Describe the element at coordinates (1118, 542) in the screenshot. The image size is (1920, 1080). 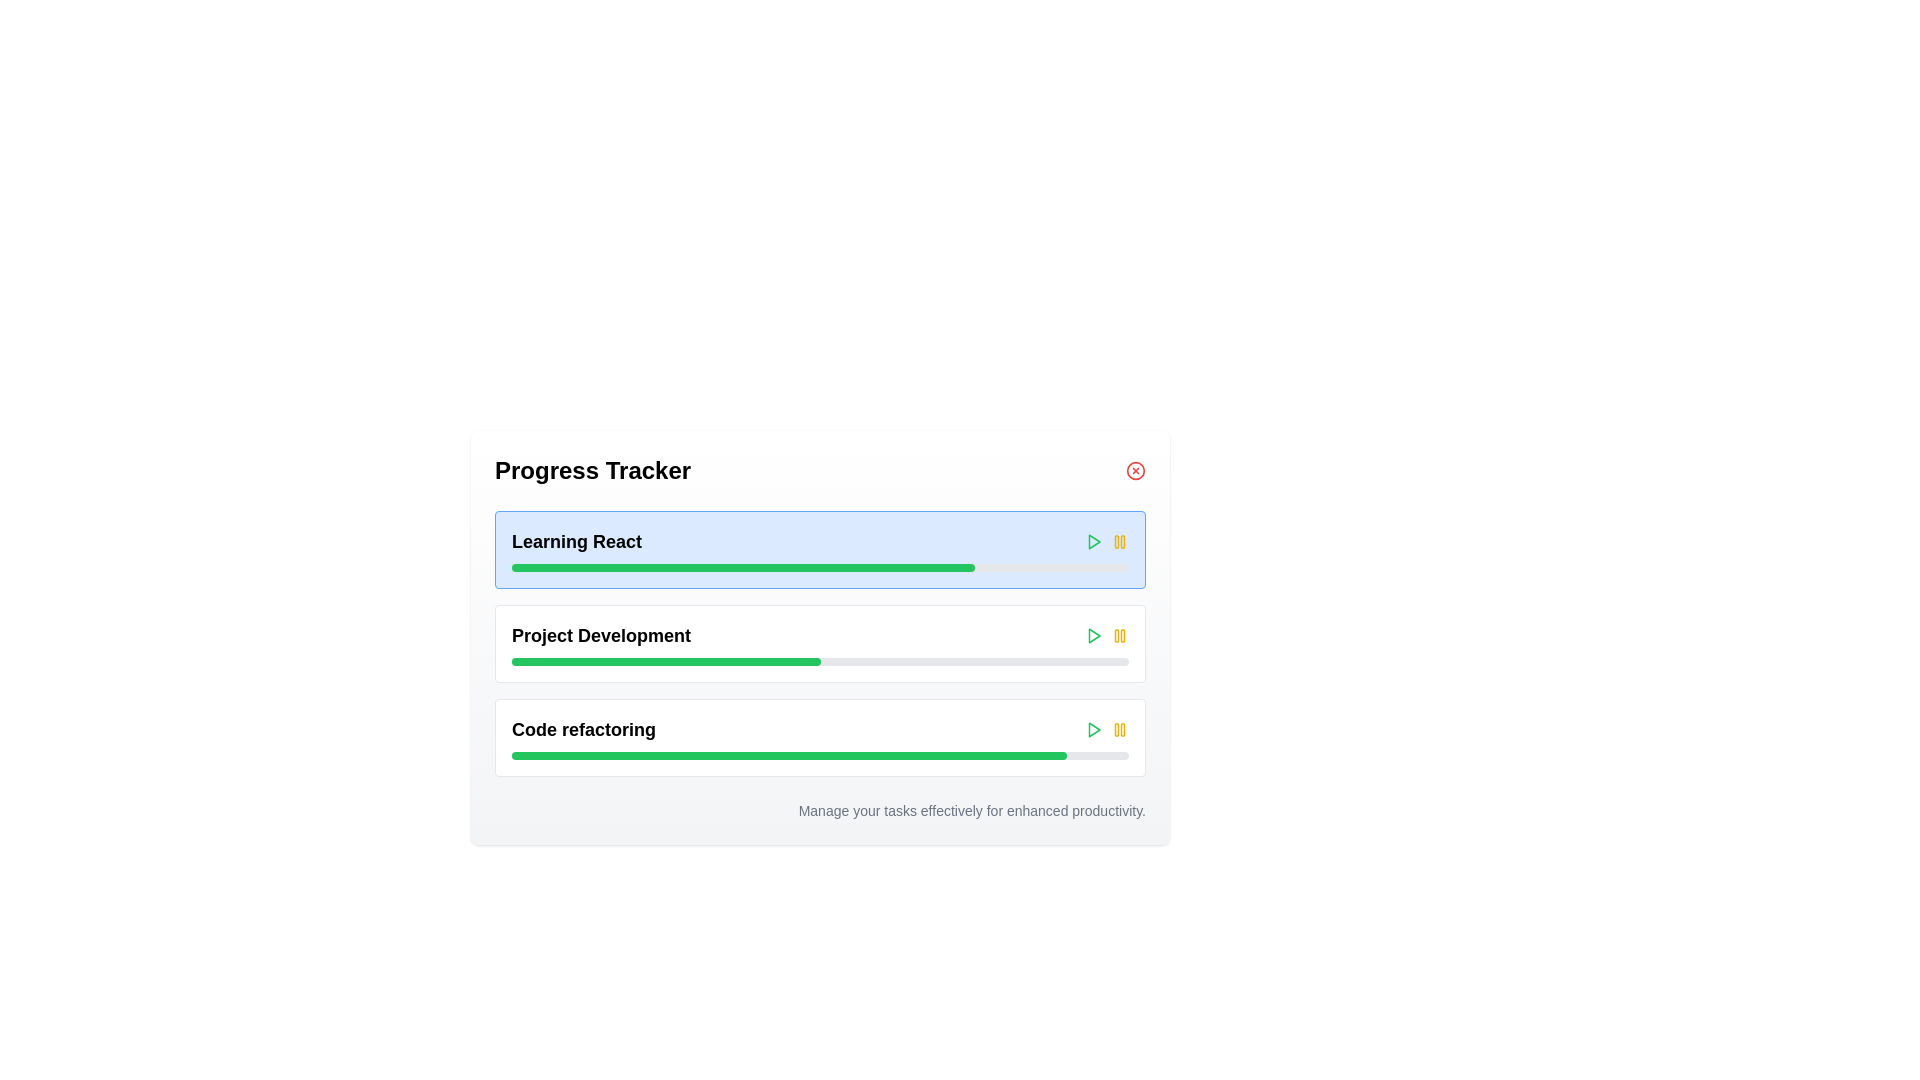
I see `the pause button located` at that location.